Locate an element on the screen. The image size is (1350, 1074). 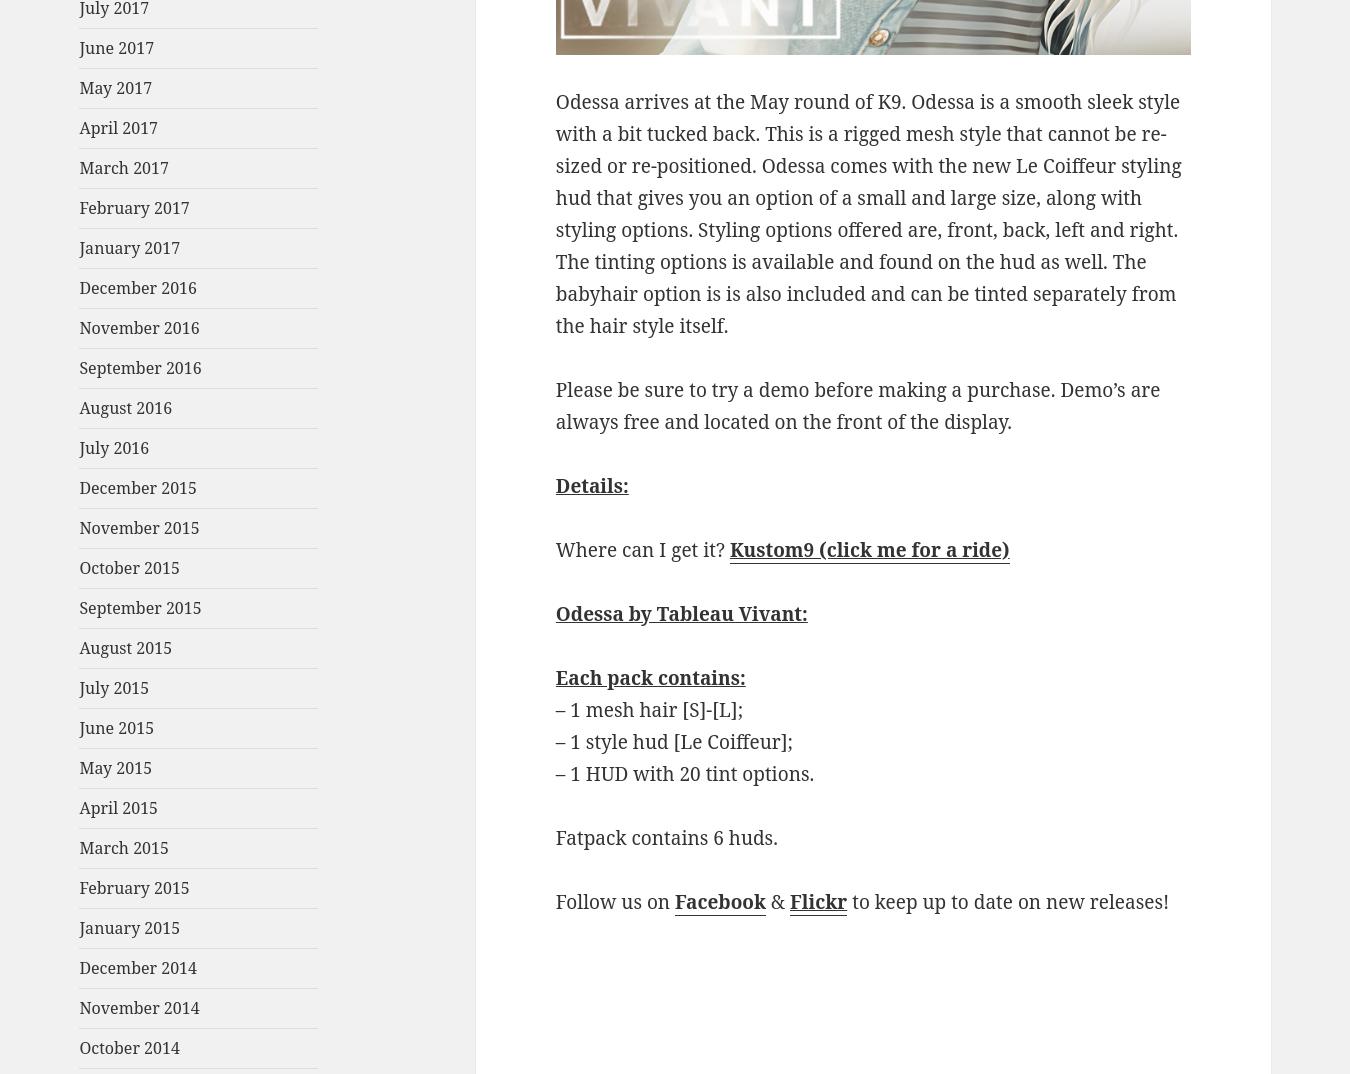
'– 1 mesh hair [S]-[L];' is located at coordinates (648, 708).